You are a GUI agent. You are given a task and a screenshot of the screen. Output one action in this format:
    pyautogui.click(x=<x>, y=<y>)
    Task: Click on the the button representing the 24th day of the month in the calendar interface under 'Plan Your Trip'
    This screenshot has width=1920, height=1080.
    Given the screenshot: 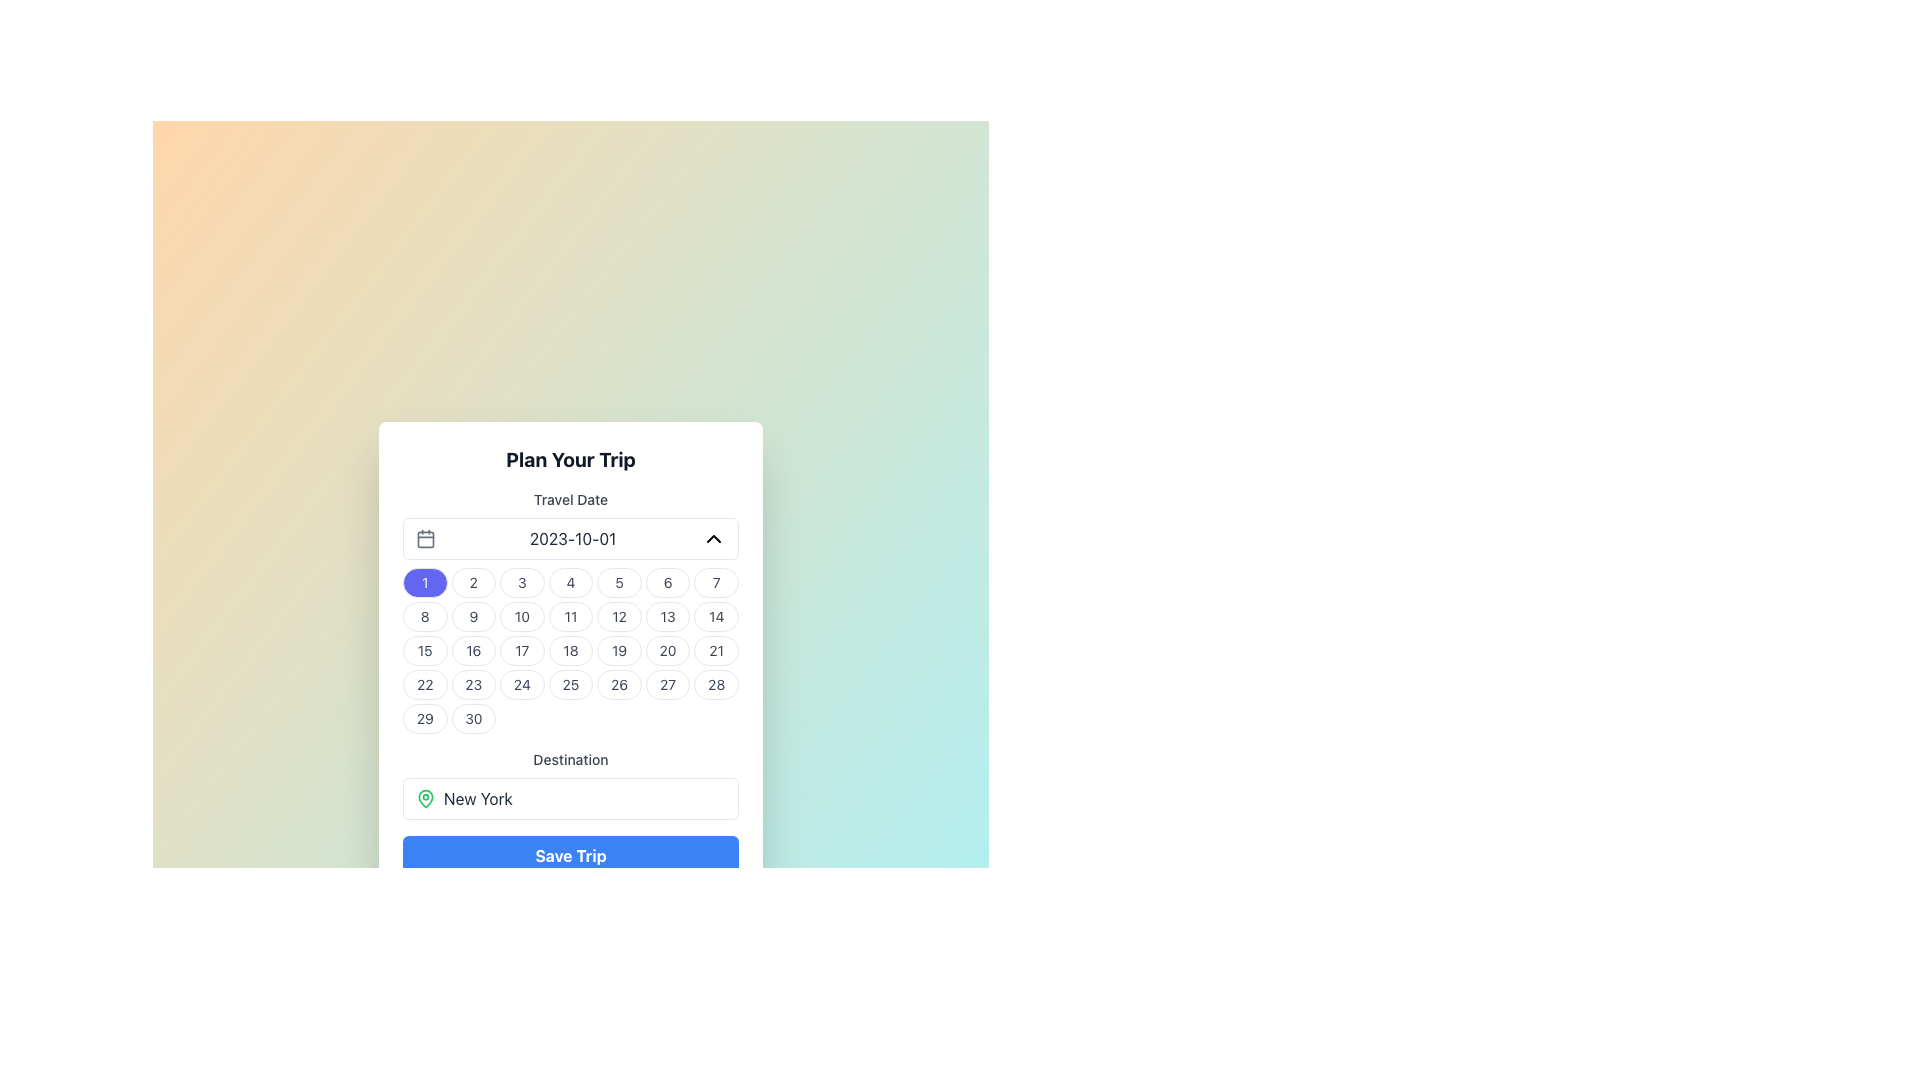 What is the action you would take?
    pyautogui.click(x=522, y=684)
    